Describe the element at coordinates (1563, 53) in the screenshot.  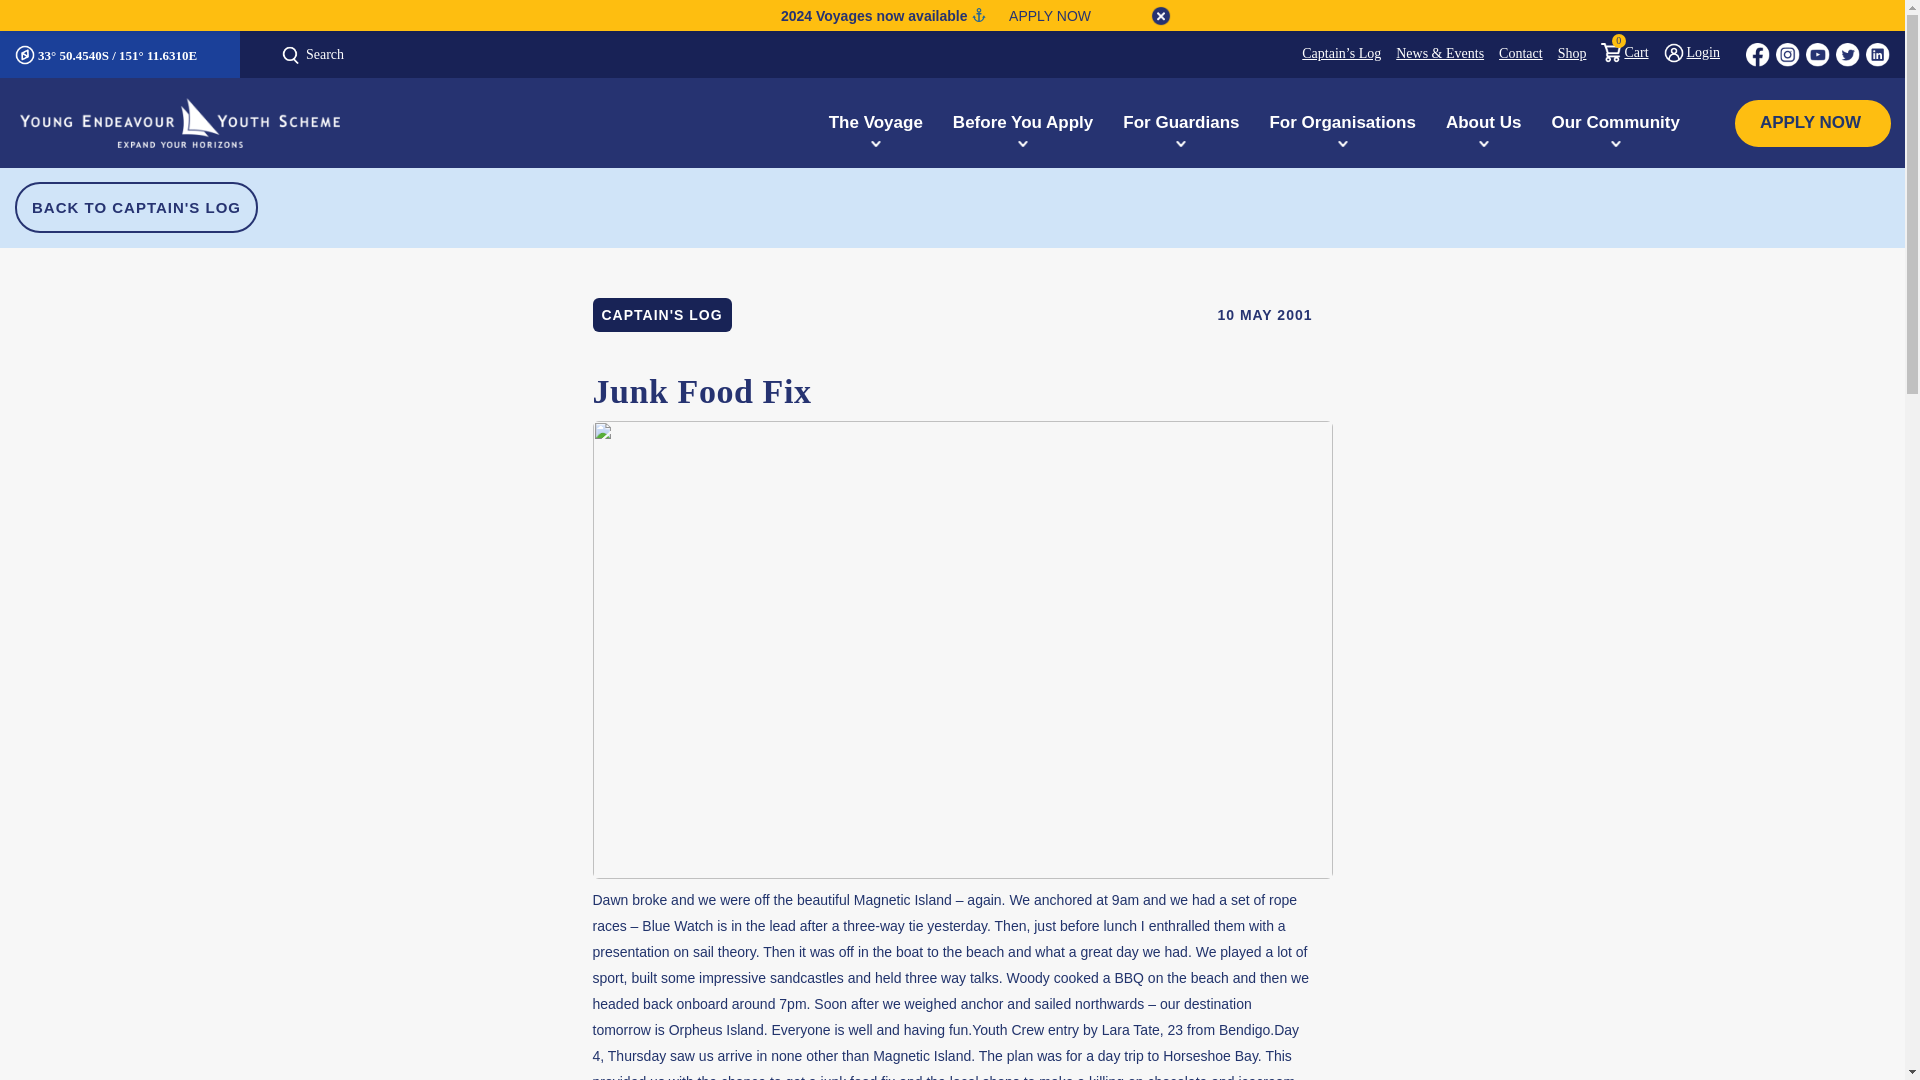
I see `'Shop'` at that location.